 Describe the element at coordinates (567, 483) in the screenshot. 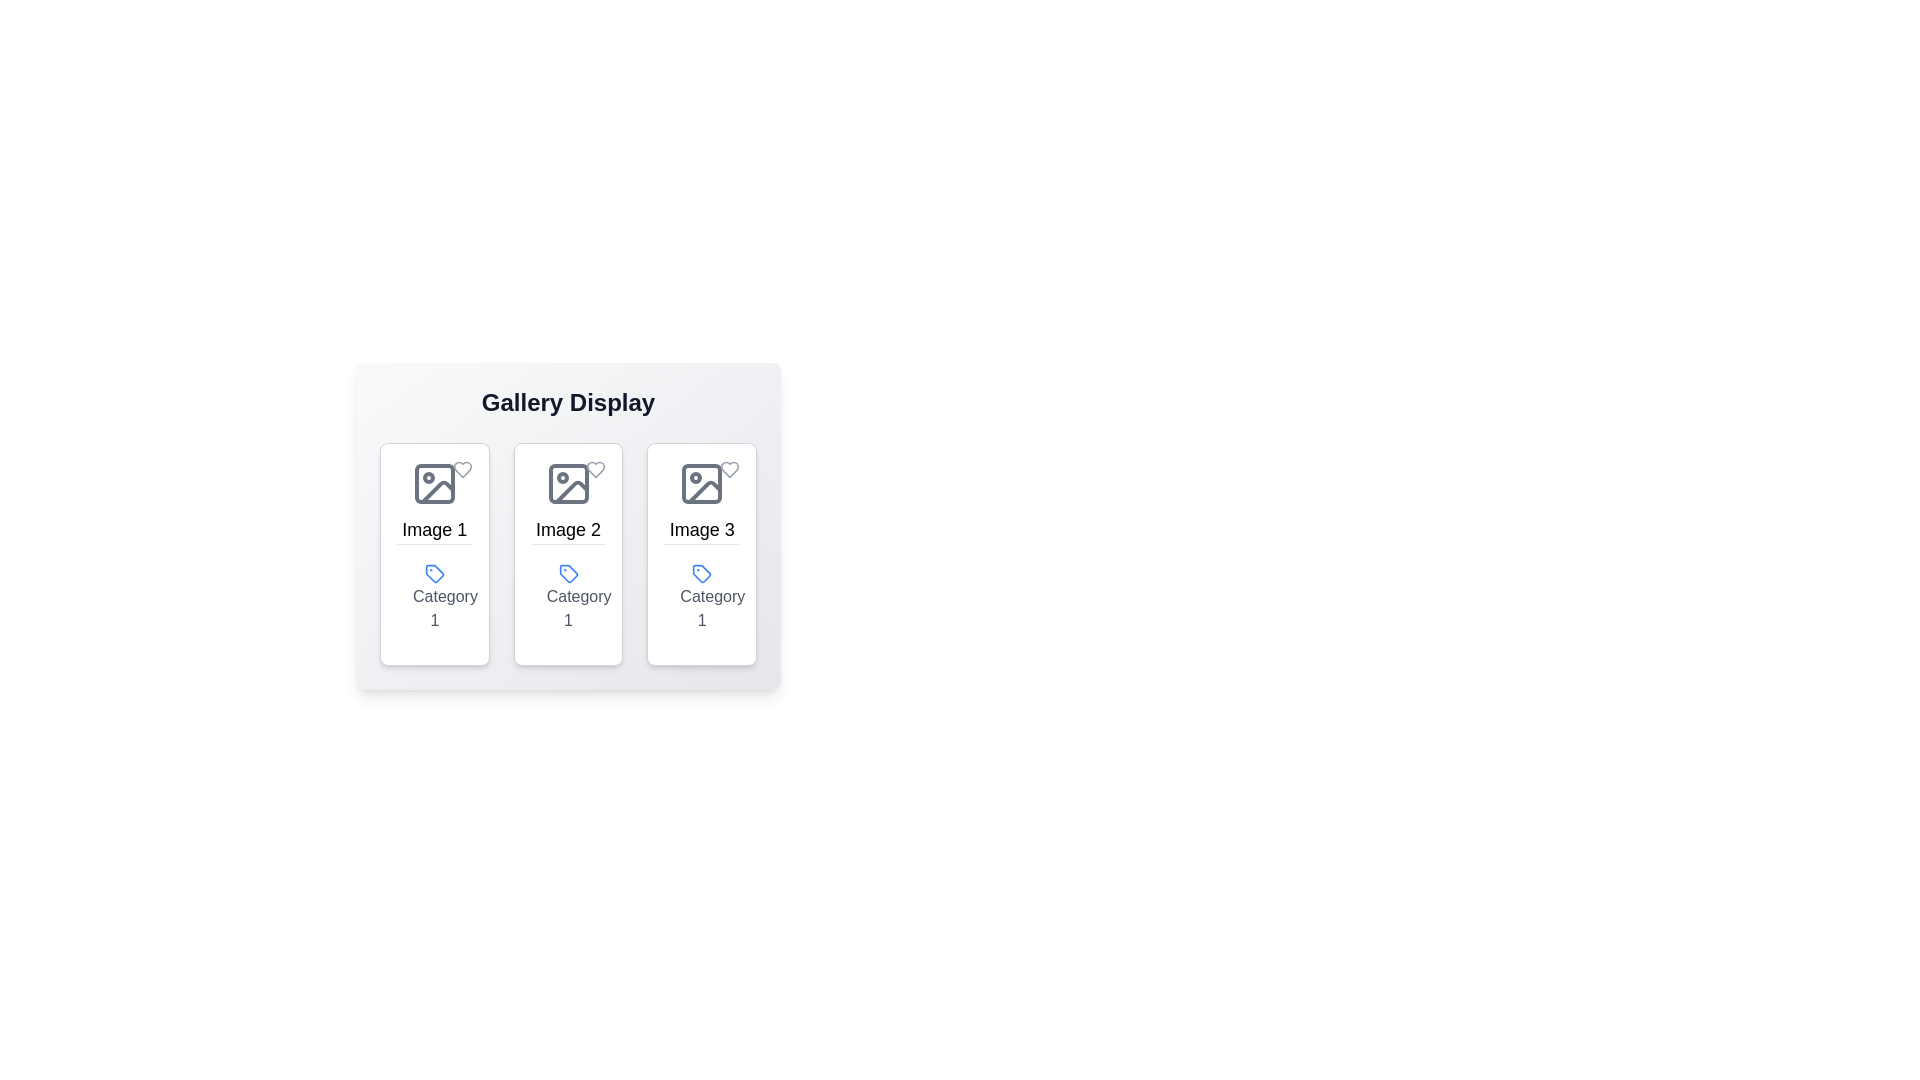

I see `the minimalistic picture frame icon located above the label 'Image 2'` at that location.